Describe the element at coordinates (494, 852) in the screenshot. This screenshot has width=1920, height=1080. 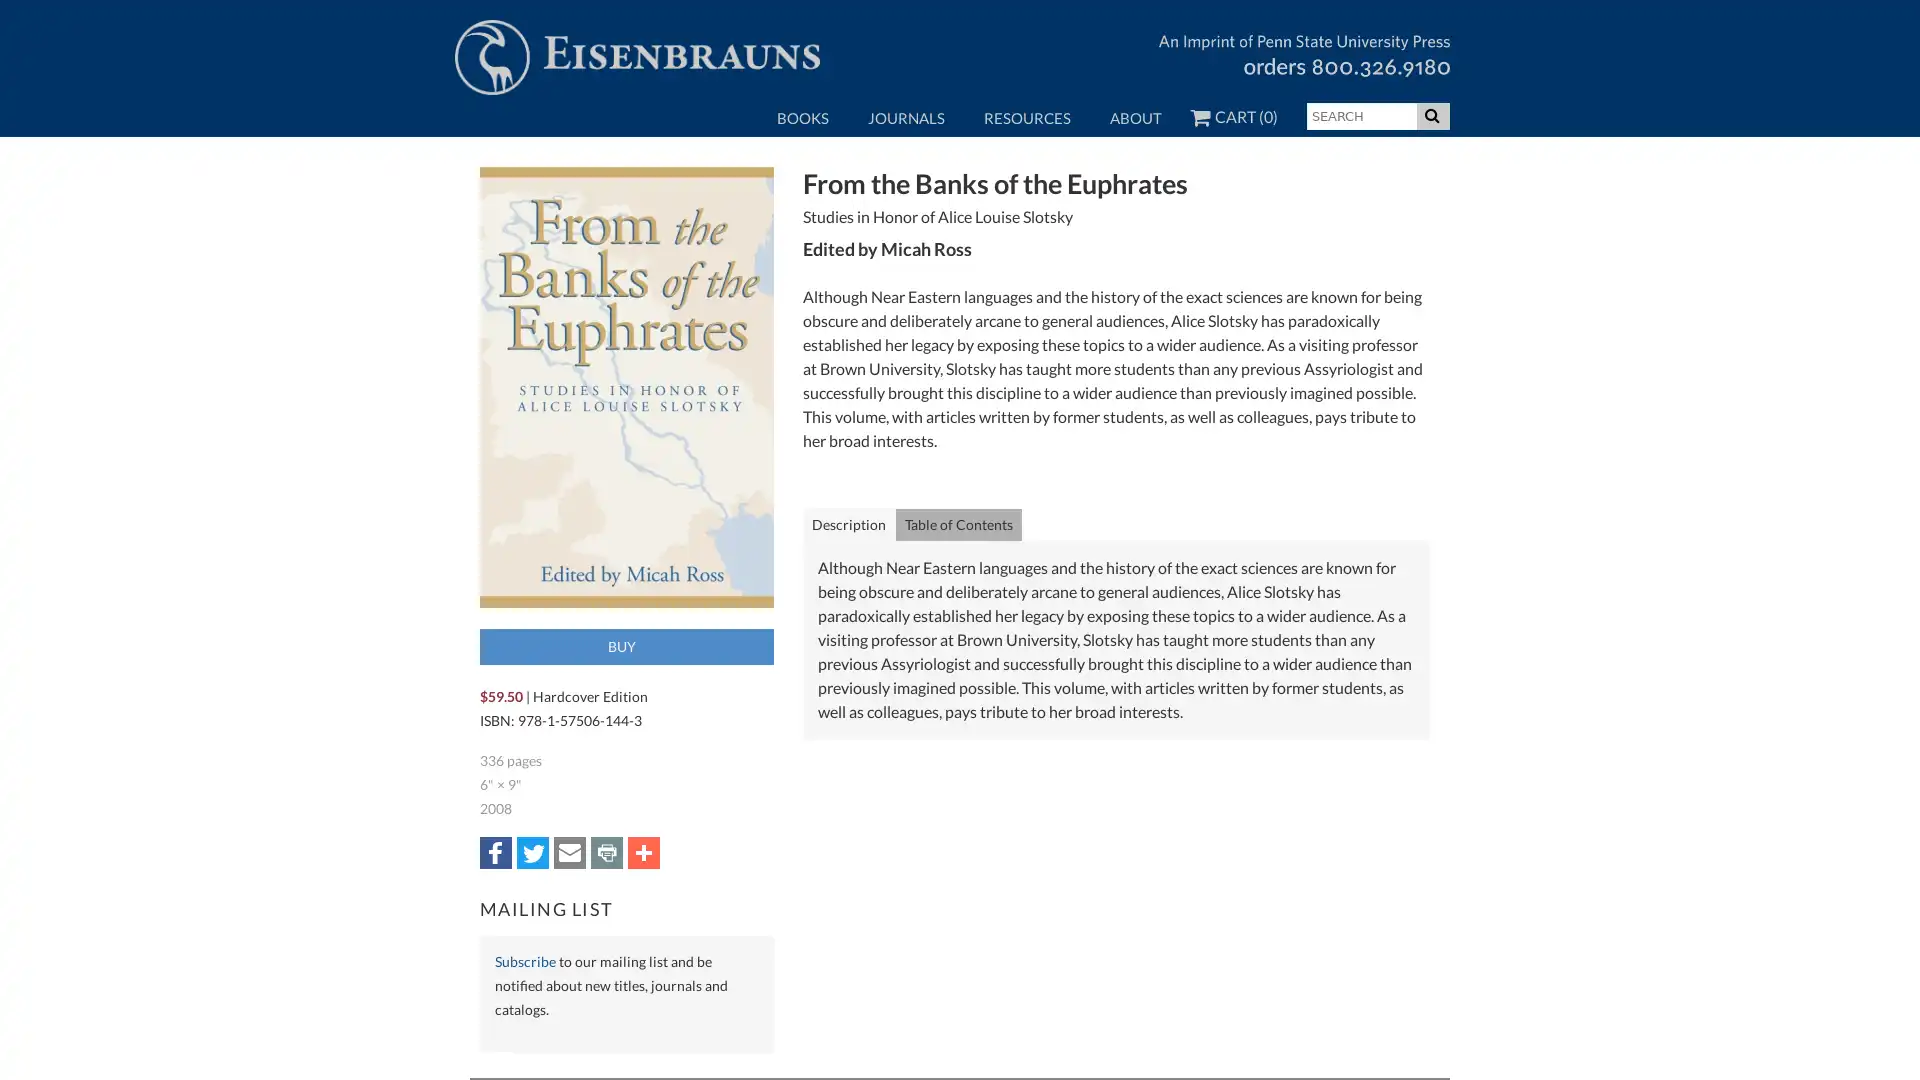
I see `Share to Facebook` at that location.